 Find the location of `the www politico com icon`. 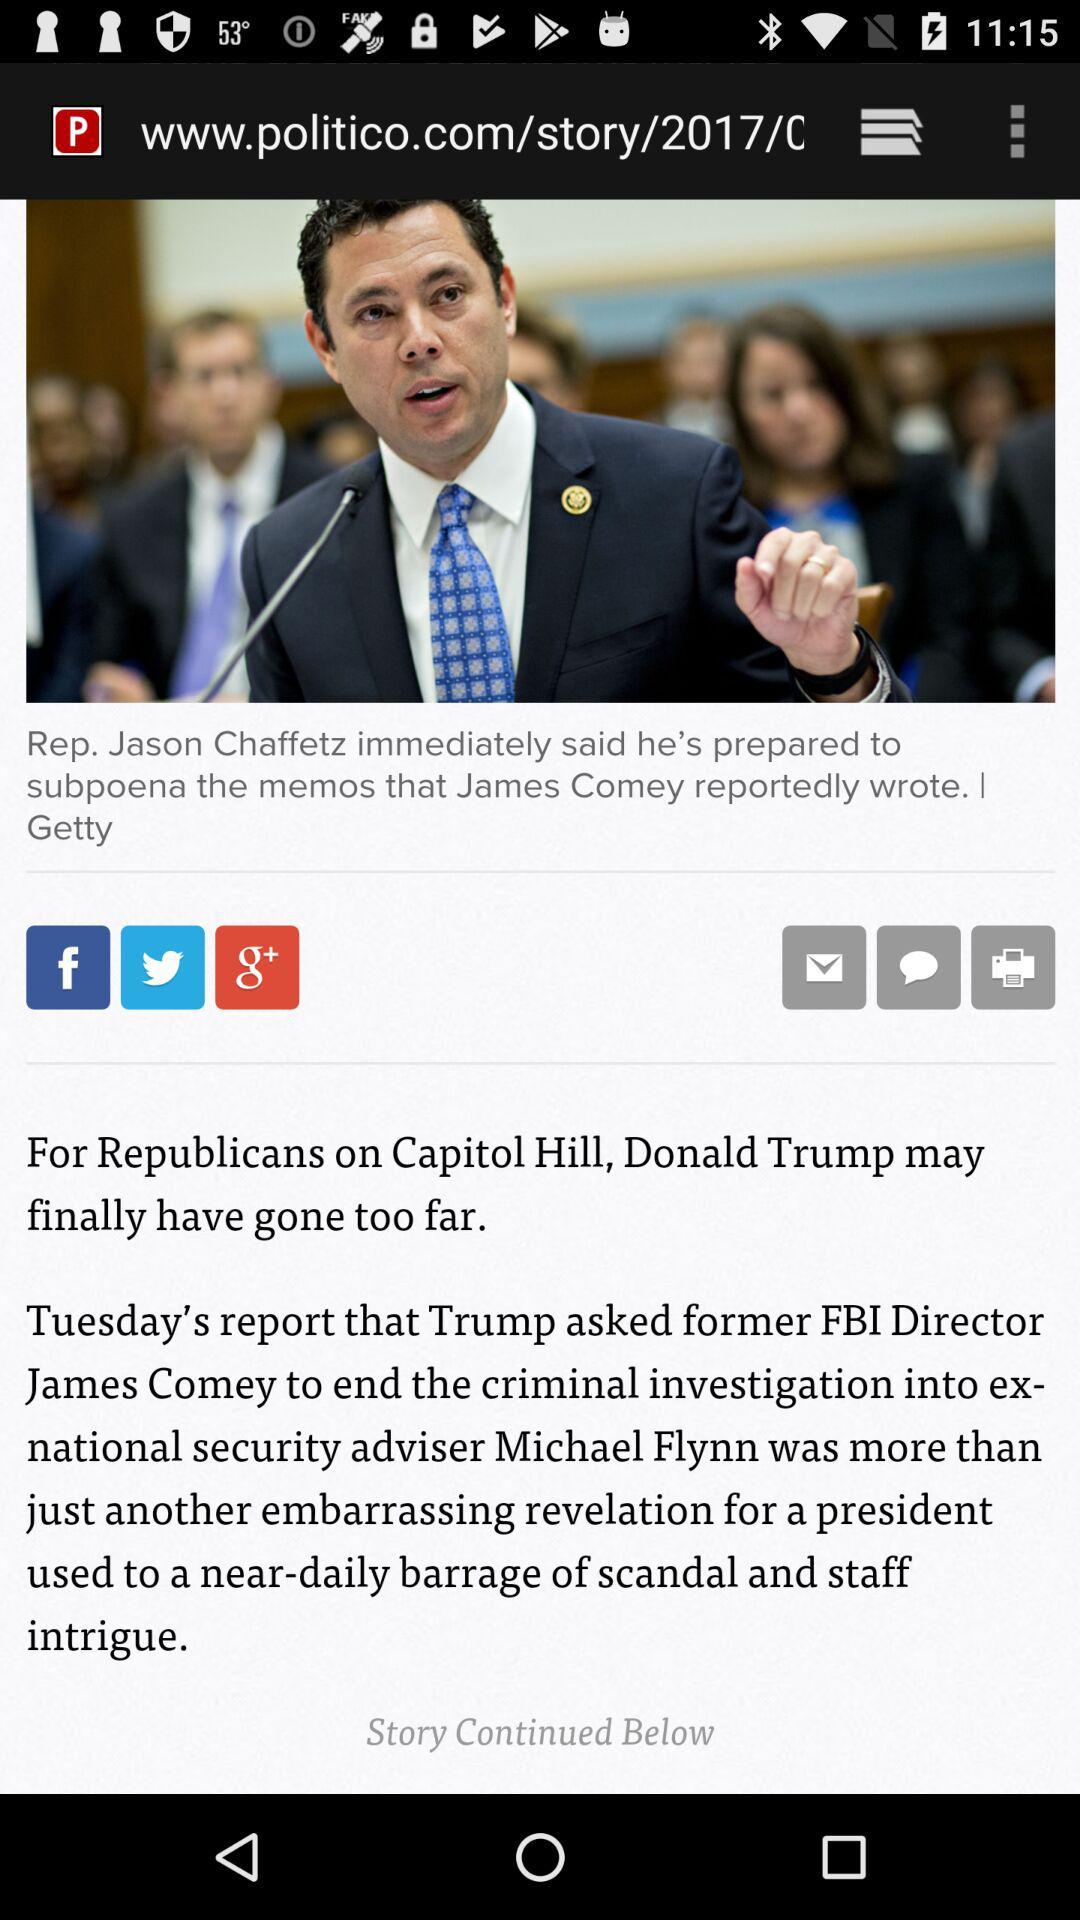

the www politico com icon is located at coordinates (472, 130).